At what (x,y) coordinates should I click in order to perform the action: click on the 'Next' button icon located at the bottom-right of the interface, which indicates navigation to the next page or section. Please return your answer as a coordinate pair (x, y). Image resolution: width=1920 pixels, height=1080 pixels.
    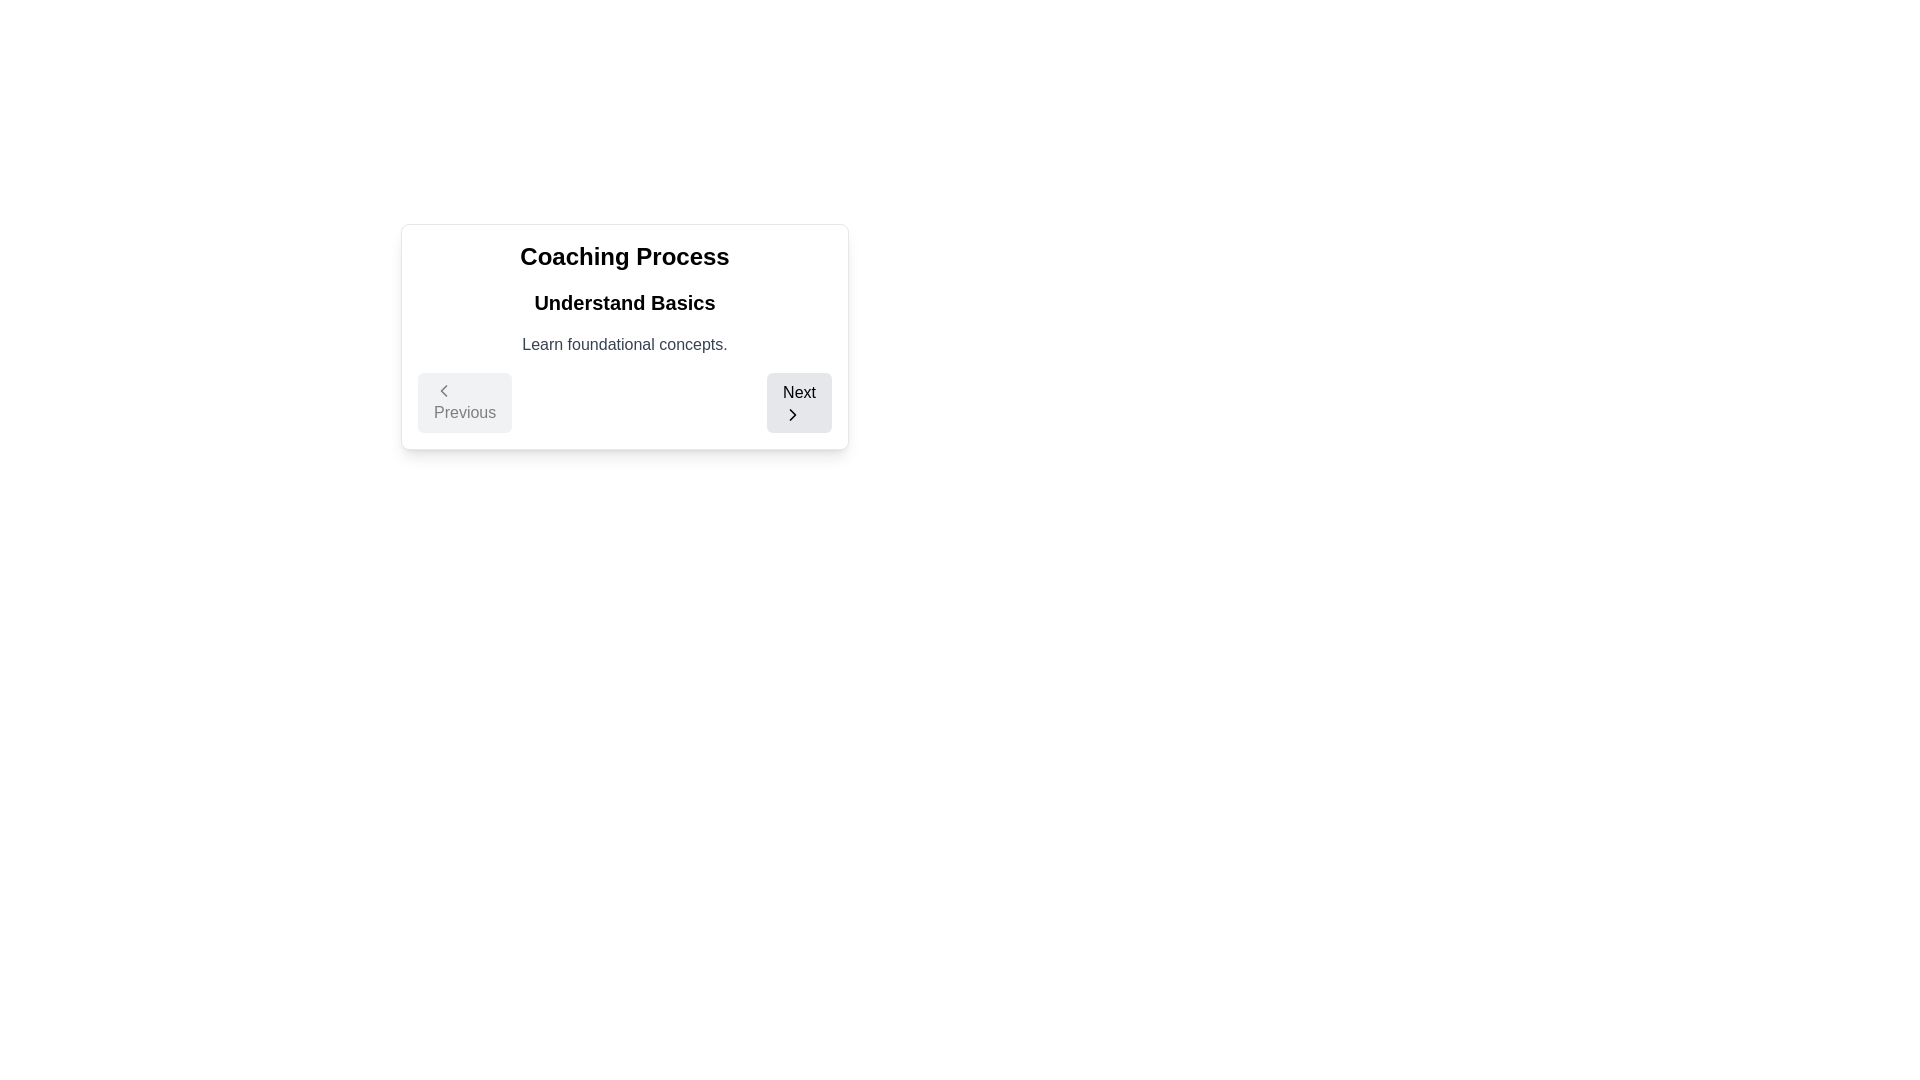
    Looking at the image, I should click on (792, 414).